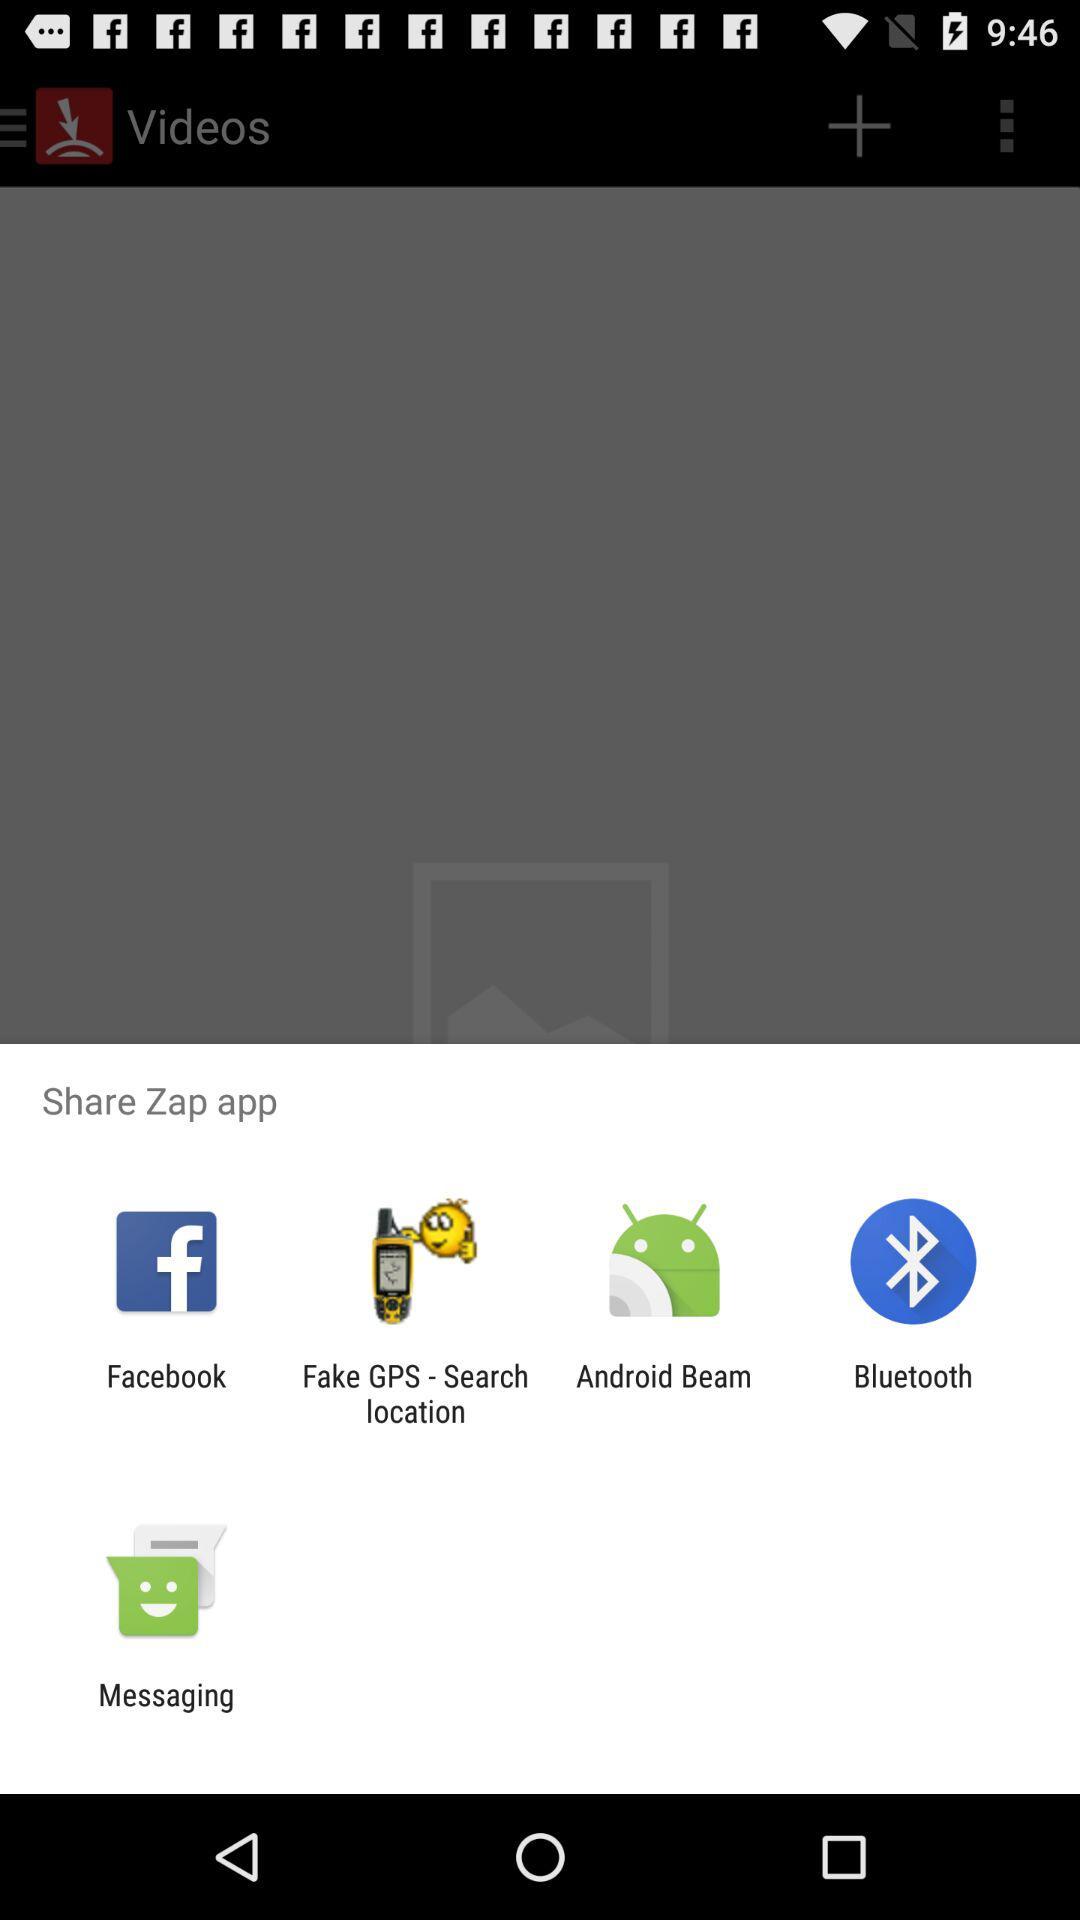 Image resolution: width=1080 pixels, height=1920 pixels. Describe the element at coordinates (165, 1392) in the screenshot. I see `the facebook item` at that location.